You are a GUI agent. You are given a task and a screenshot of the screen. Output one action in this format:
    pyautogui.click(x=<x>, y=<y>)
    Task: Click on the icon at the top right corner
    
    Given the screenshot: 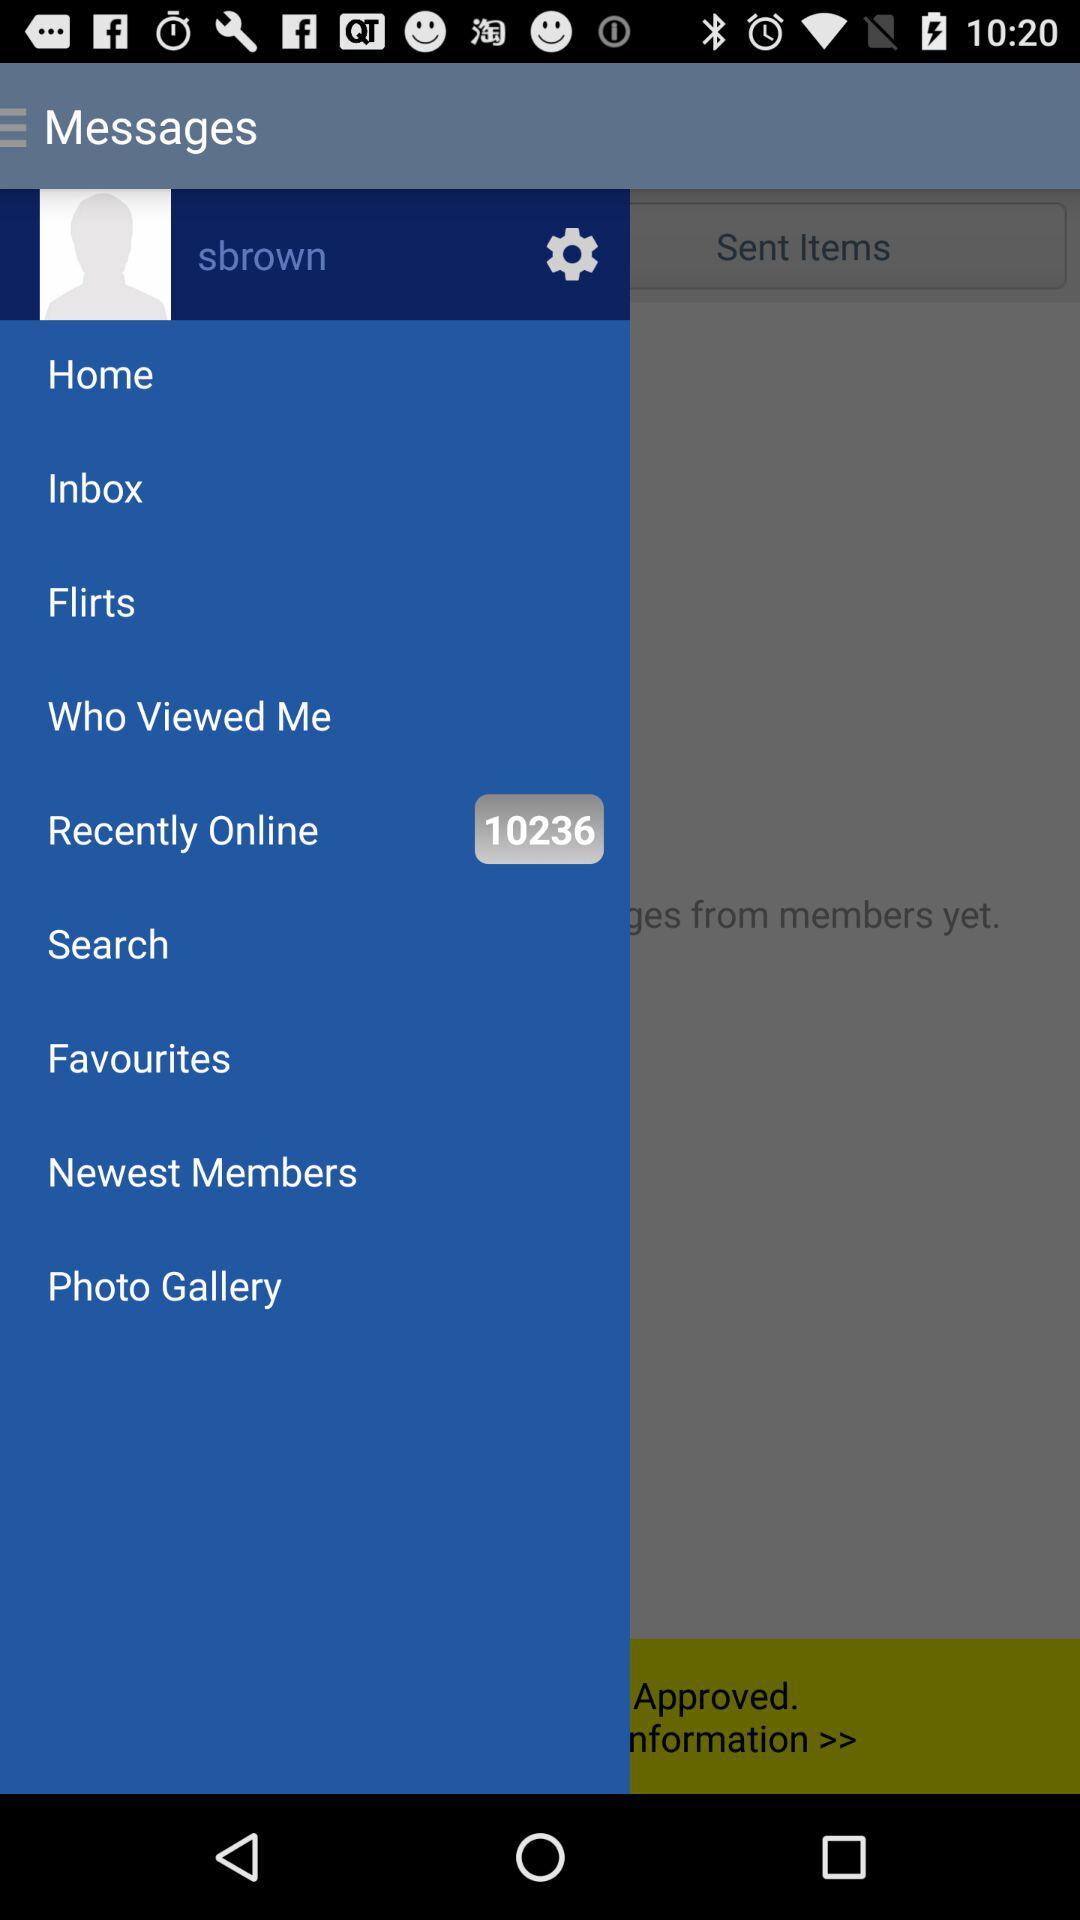 What is the action you would take?
    pyautogui.click(x=802, y=244)
    